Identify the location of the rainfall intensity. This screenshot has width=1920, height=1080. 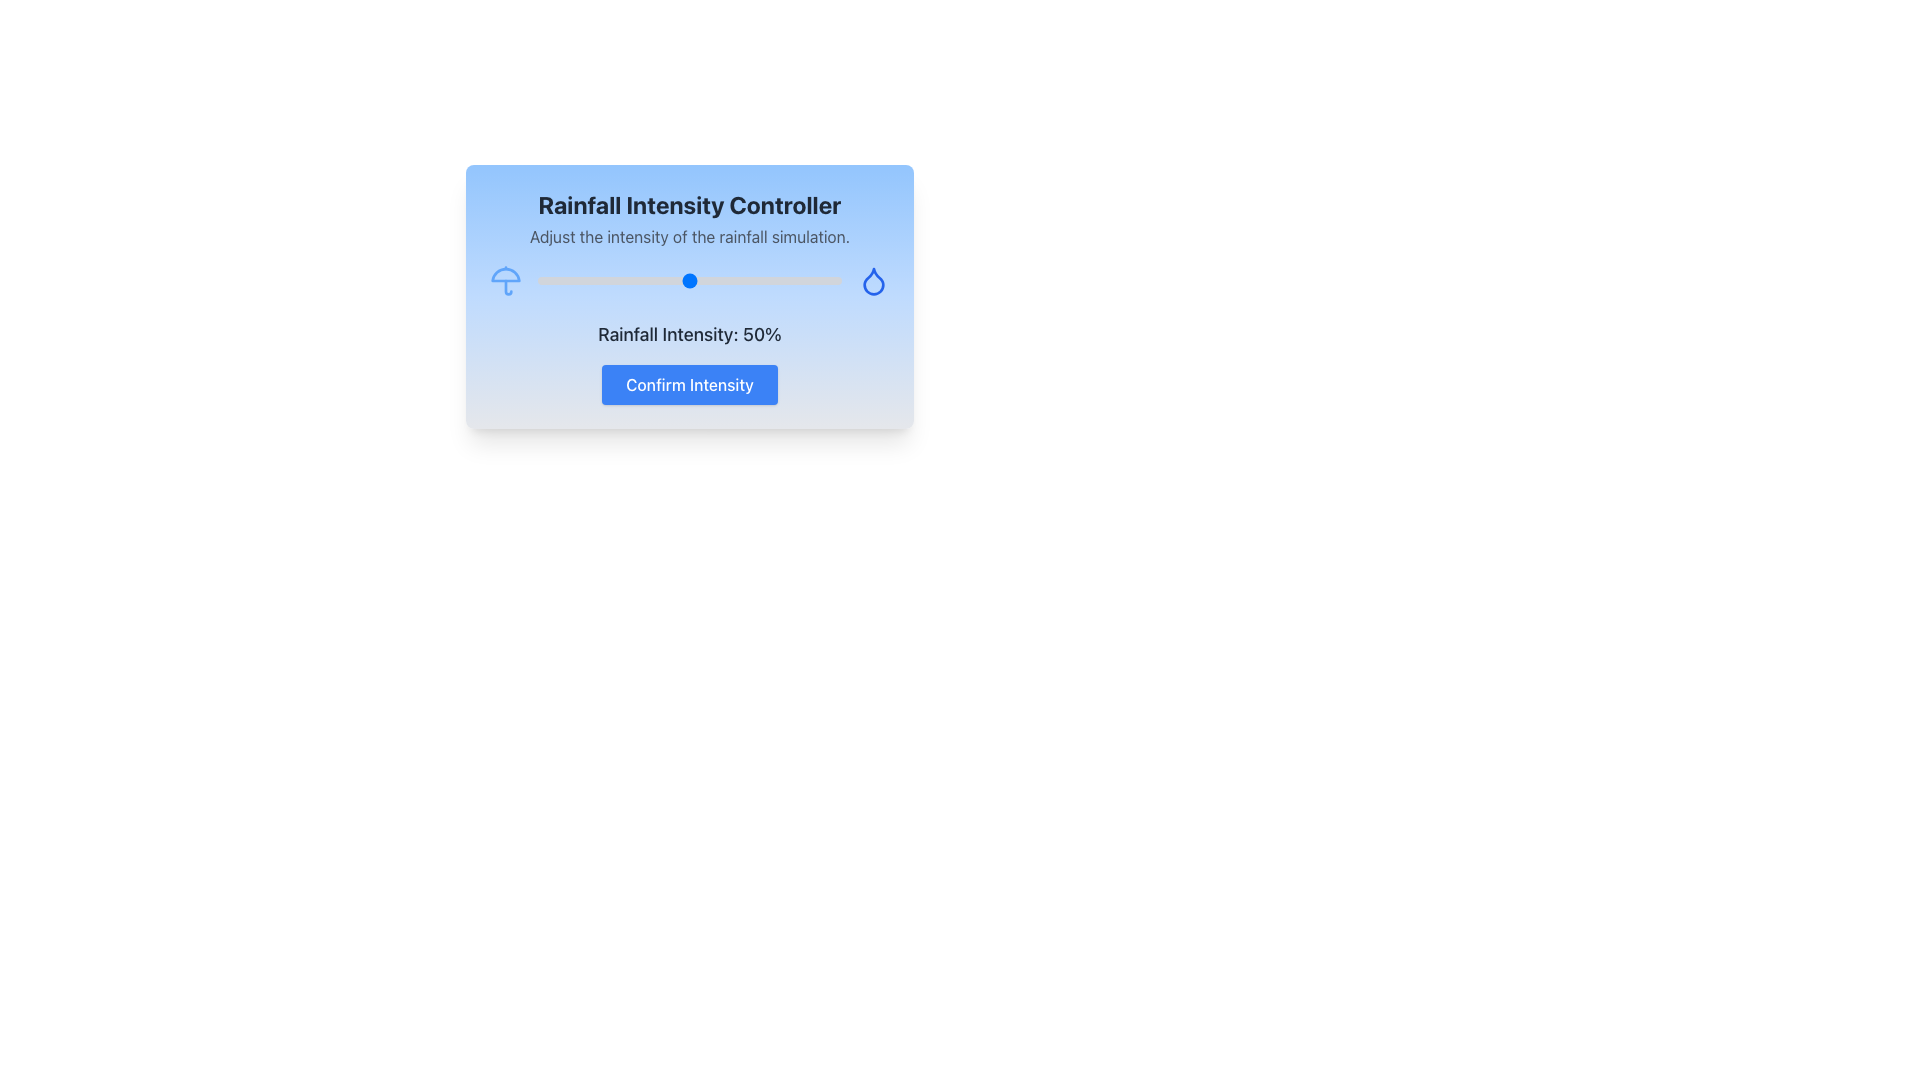
(762, 281).